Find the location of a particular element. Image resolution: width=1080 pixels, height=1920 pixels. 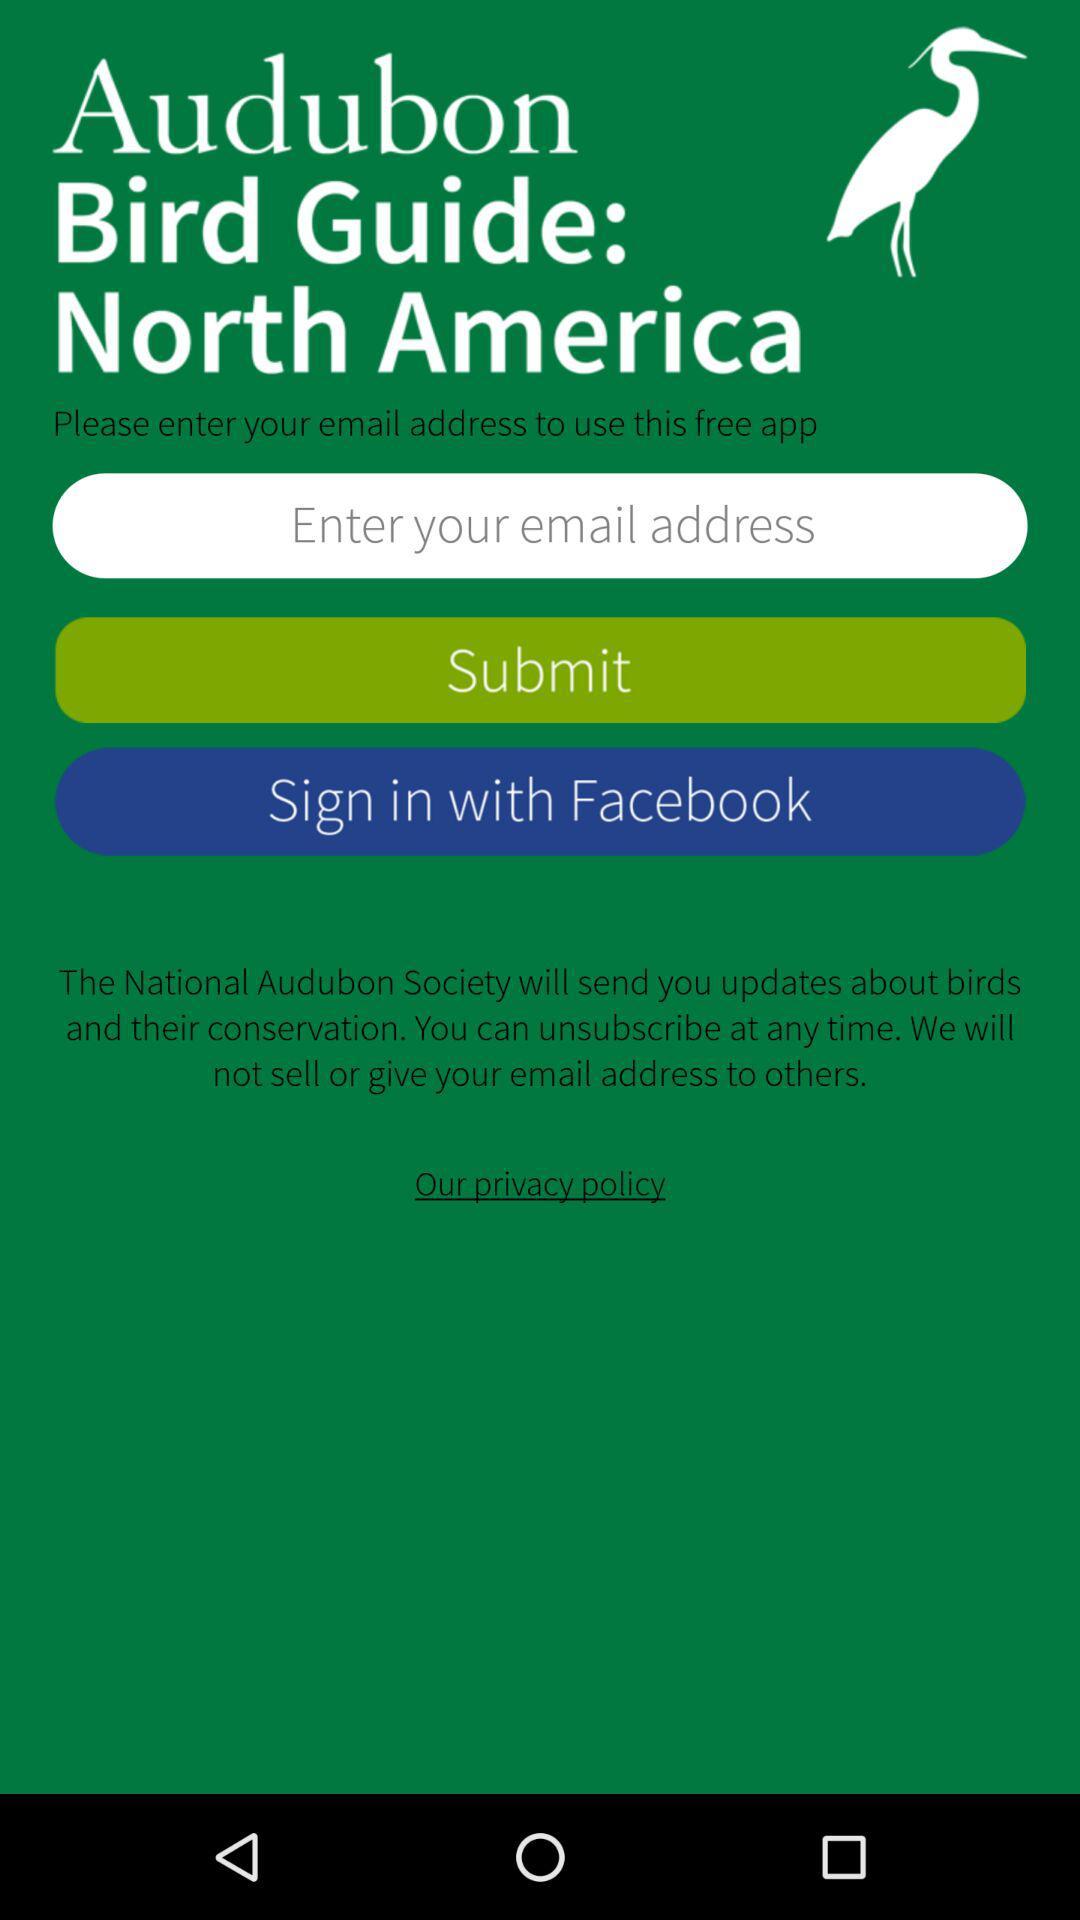

your email address is located at coordinates (540, 525).